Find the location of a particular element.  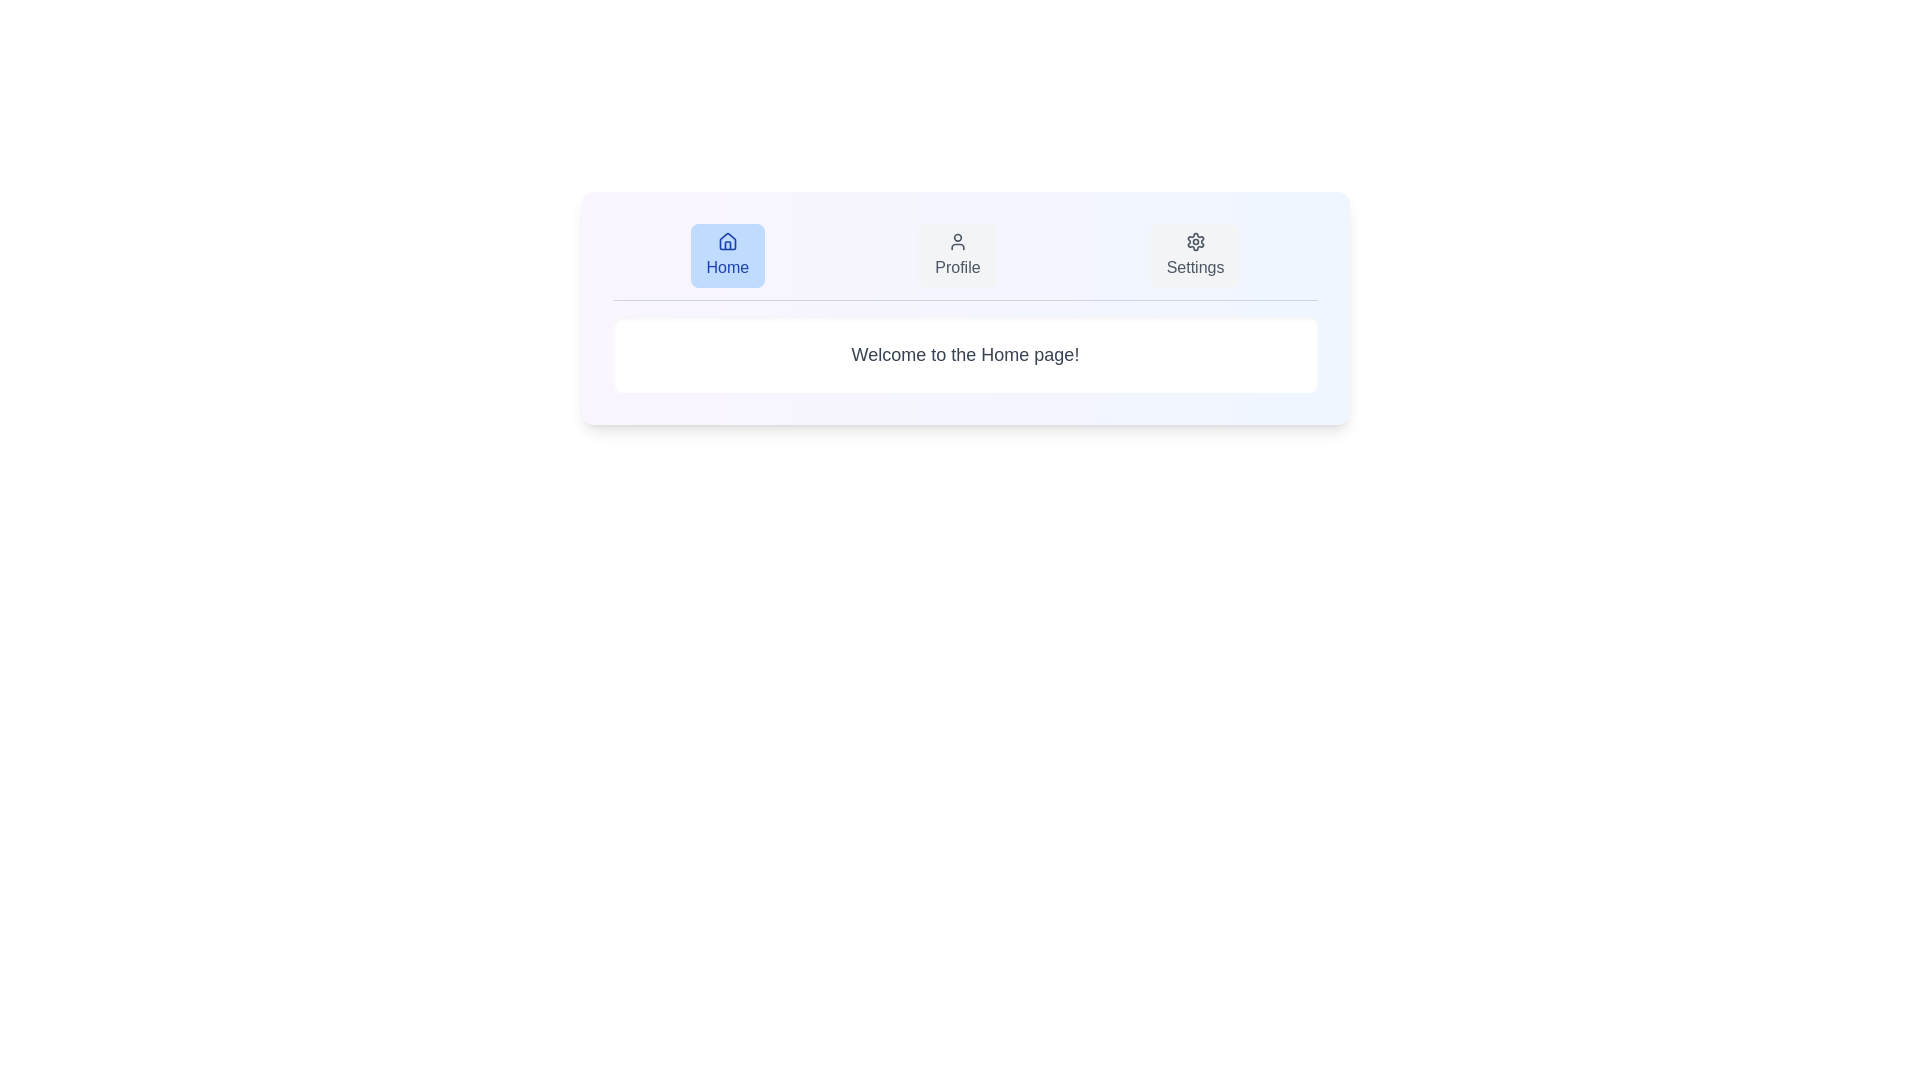

the content displayed in the content area is located at coordinates (965, 353).